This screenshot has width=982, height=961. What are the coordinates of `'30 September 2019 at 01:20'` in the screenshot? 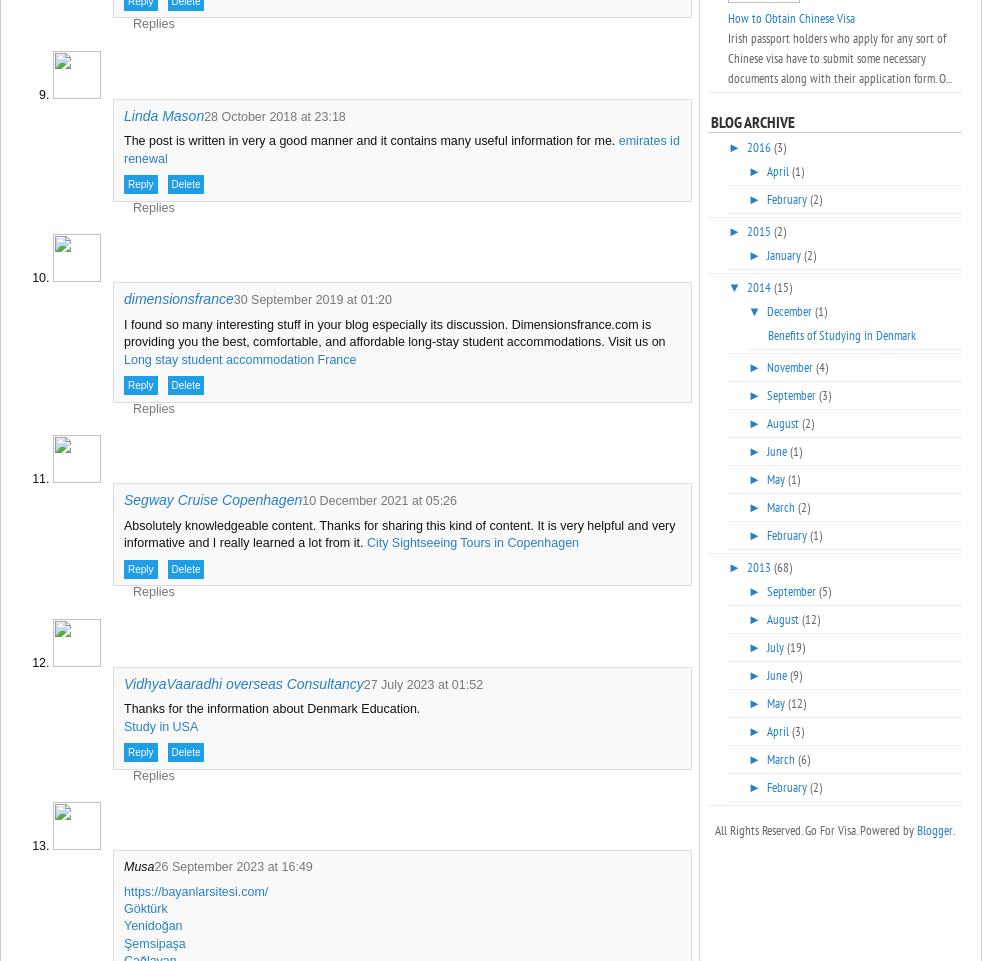 It's located at (232, 300).